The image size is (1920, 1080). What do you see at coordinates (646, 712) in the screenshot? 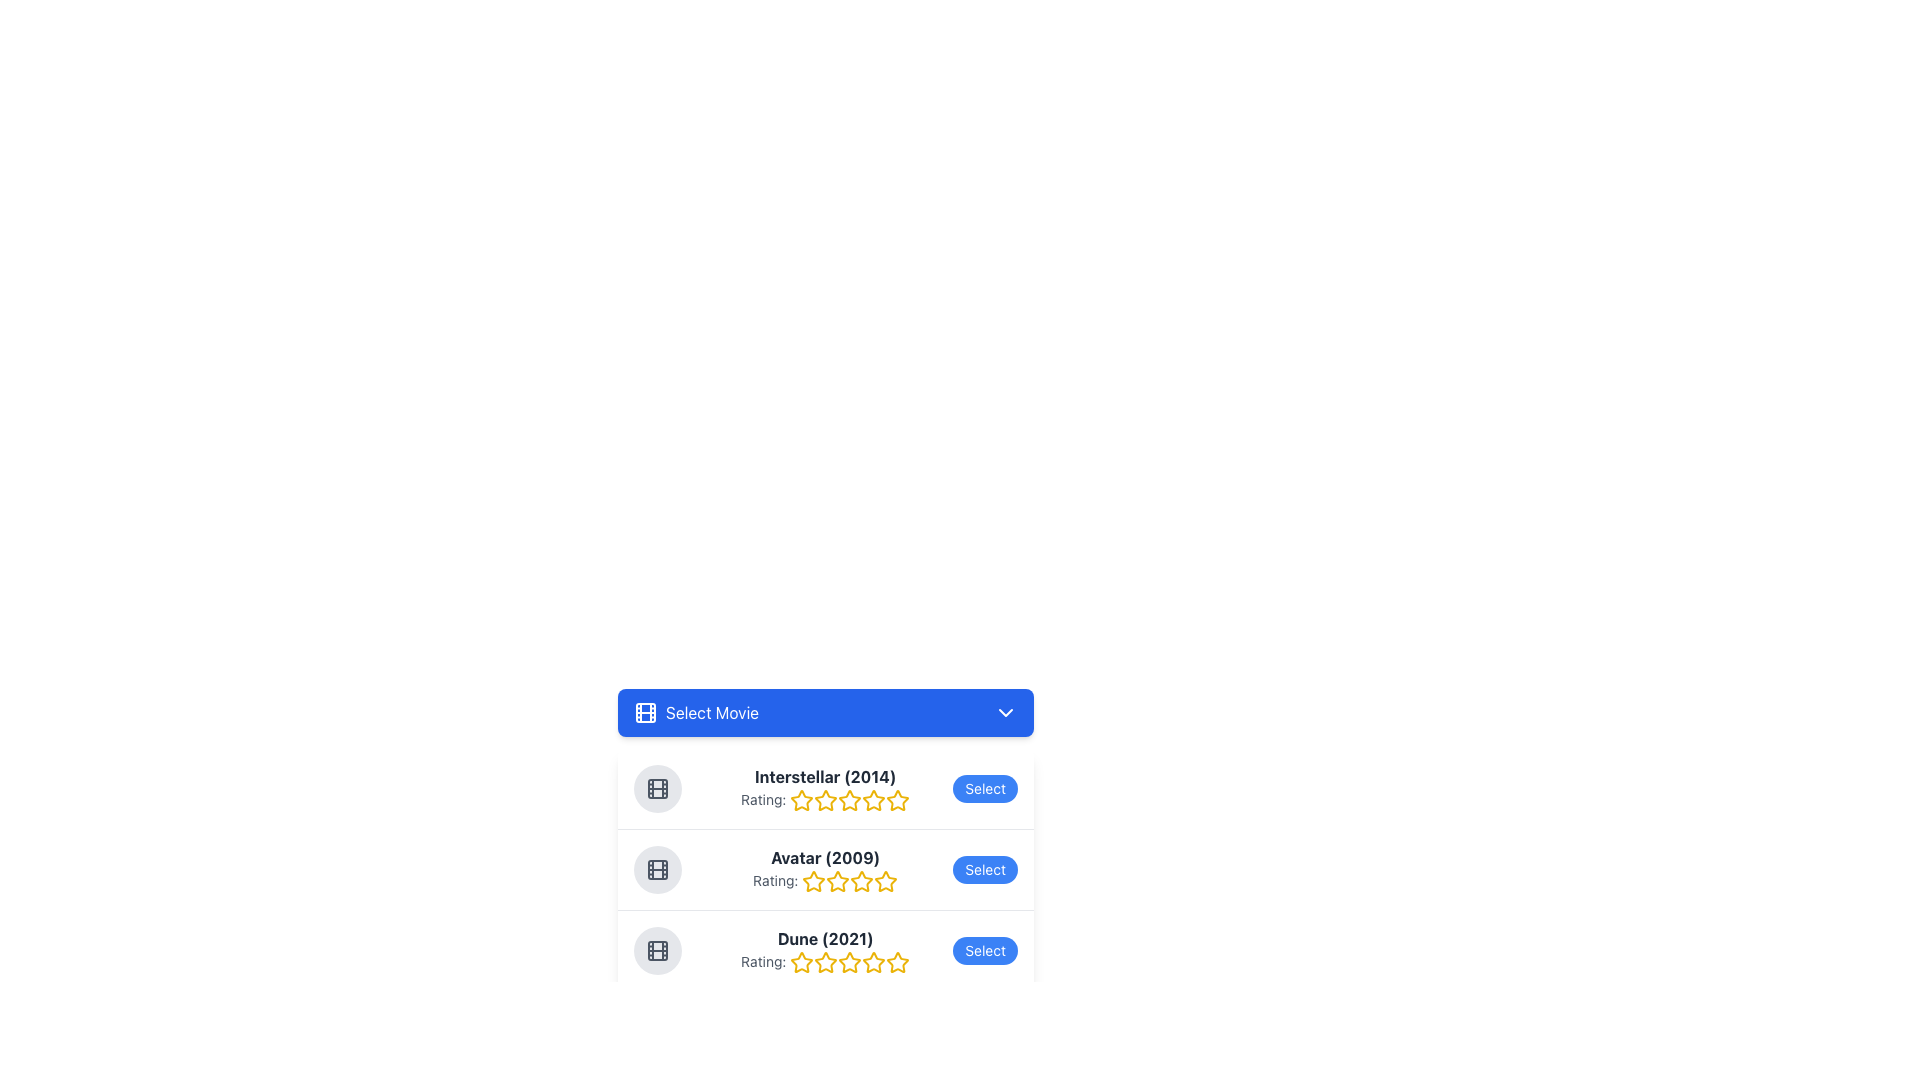
I see `the filmstrip icon located at the leftmost position within the 'Select Movie' header bar, which is visually styled as a rounded rectangle with smaller rectangles resembling film holes` at bounding box center [646, 712].